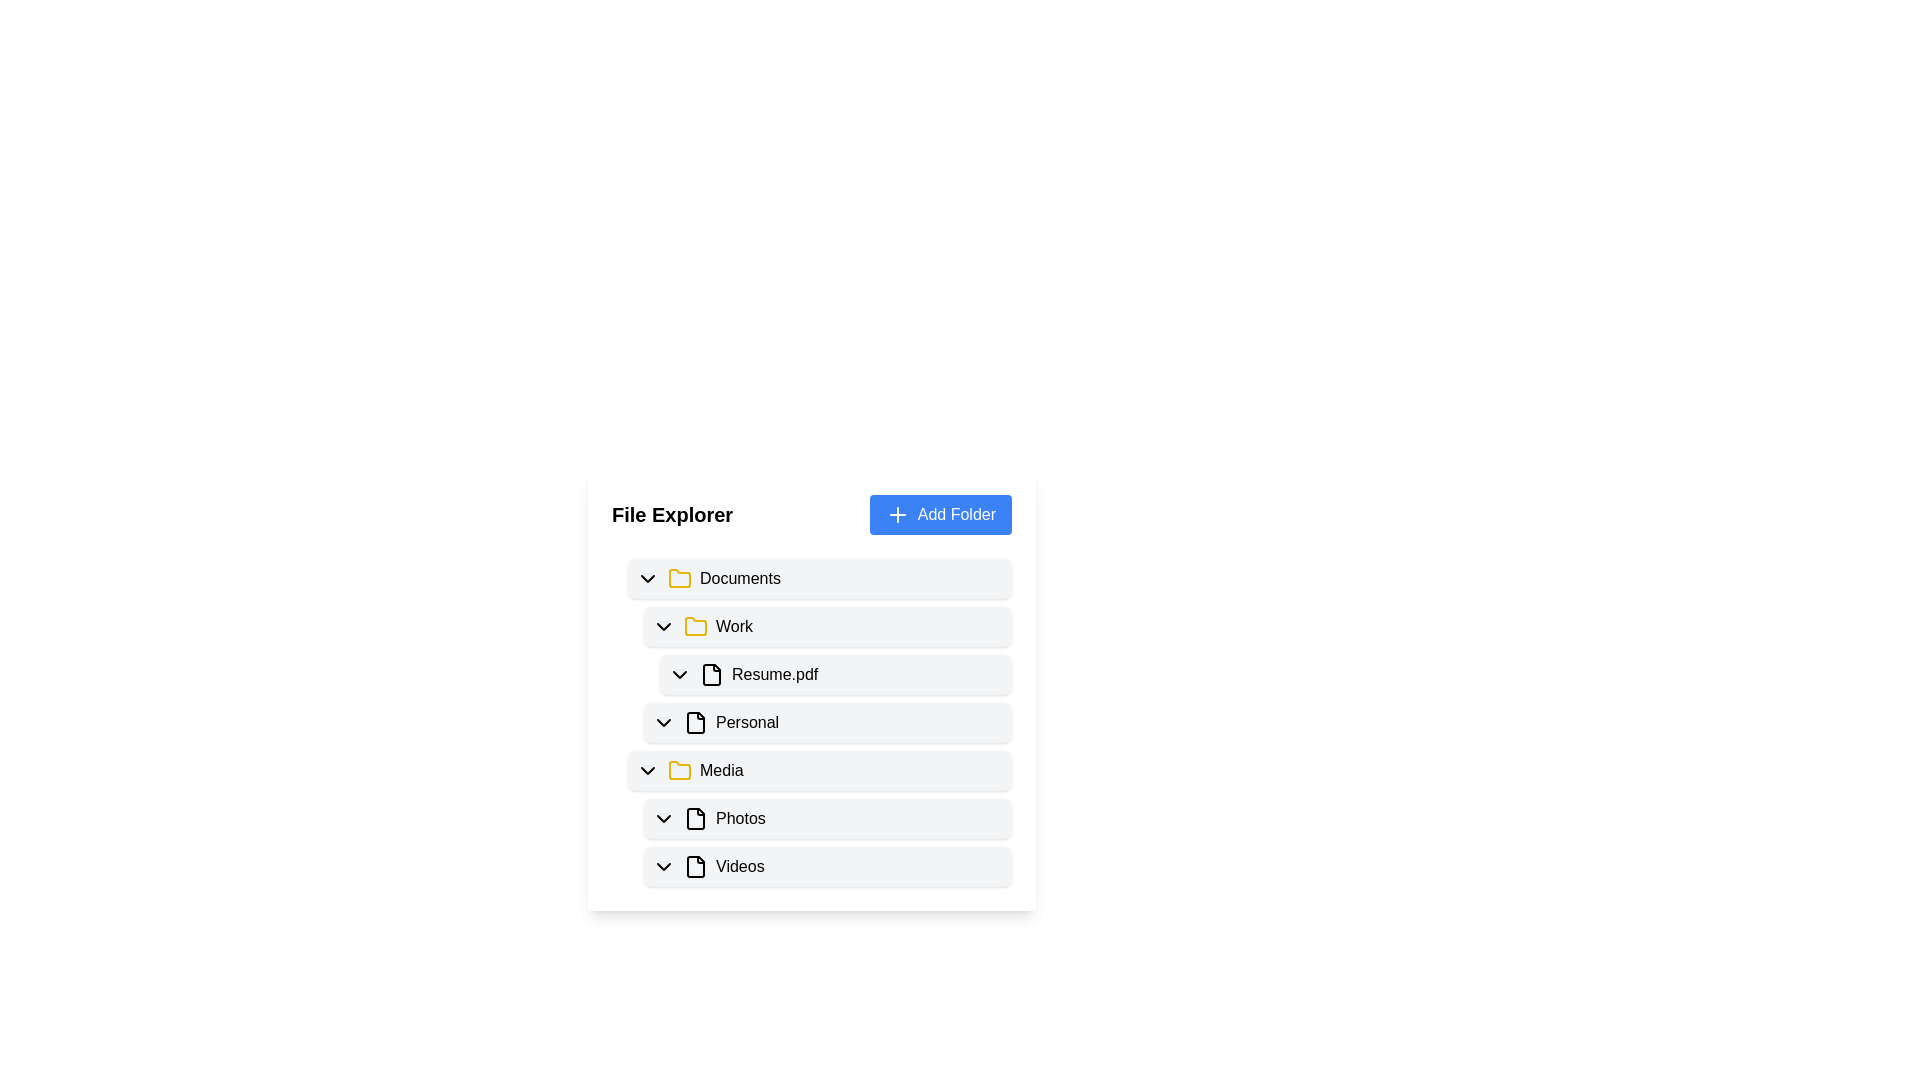 This screenshot has width=1920, height=1080. What do you see at coordinates (696, 624) in the screenshot?
I see `the yellow folder icon with rounded edges located in the 'File Explorer' section, aligned with the 'Work' label` at bounding box center [696, 624].